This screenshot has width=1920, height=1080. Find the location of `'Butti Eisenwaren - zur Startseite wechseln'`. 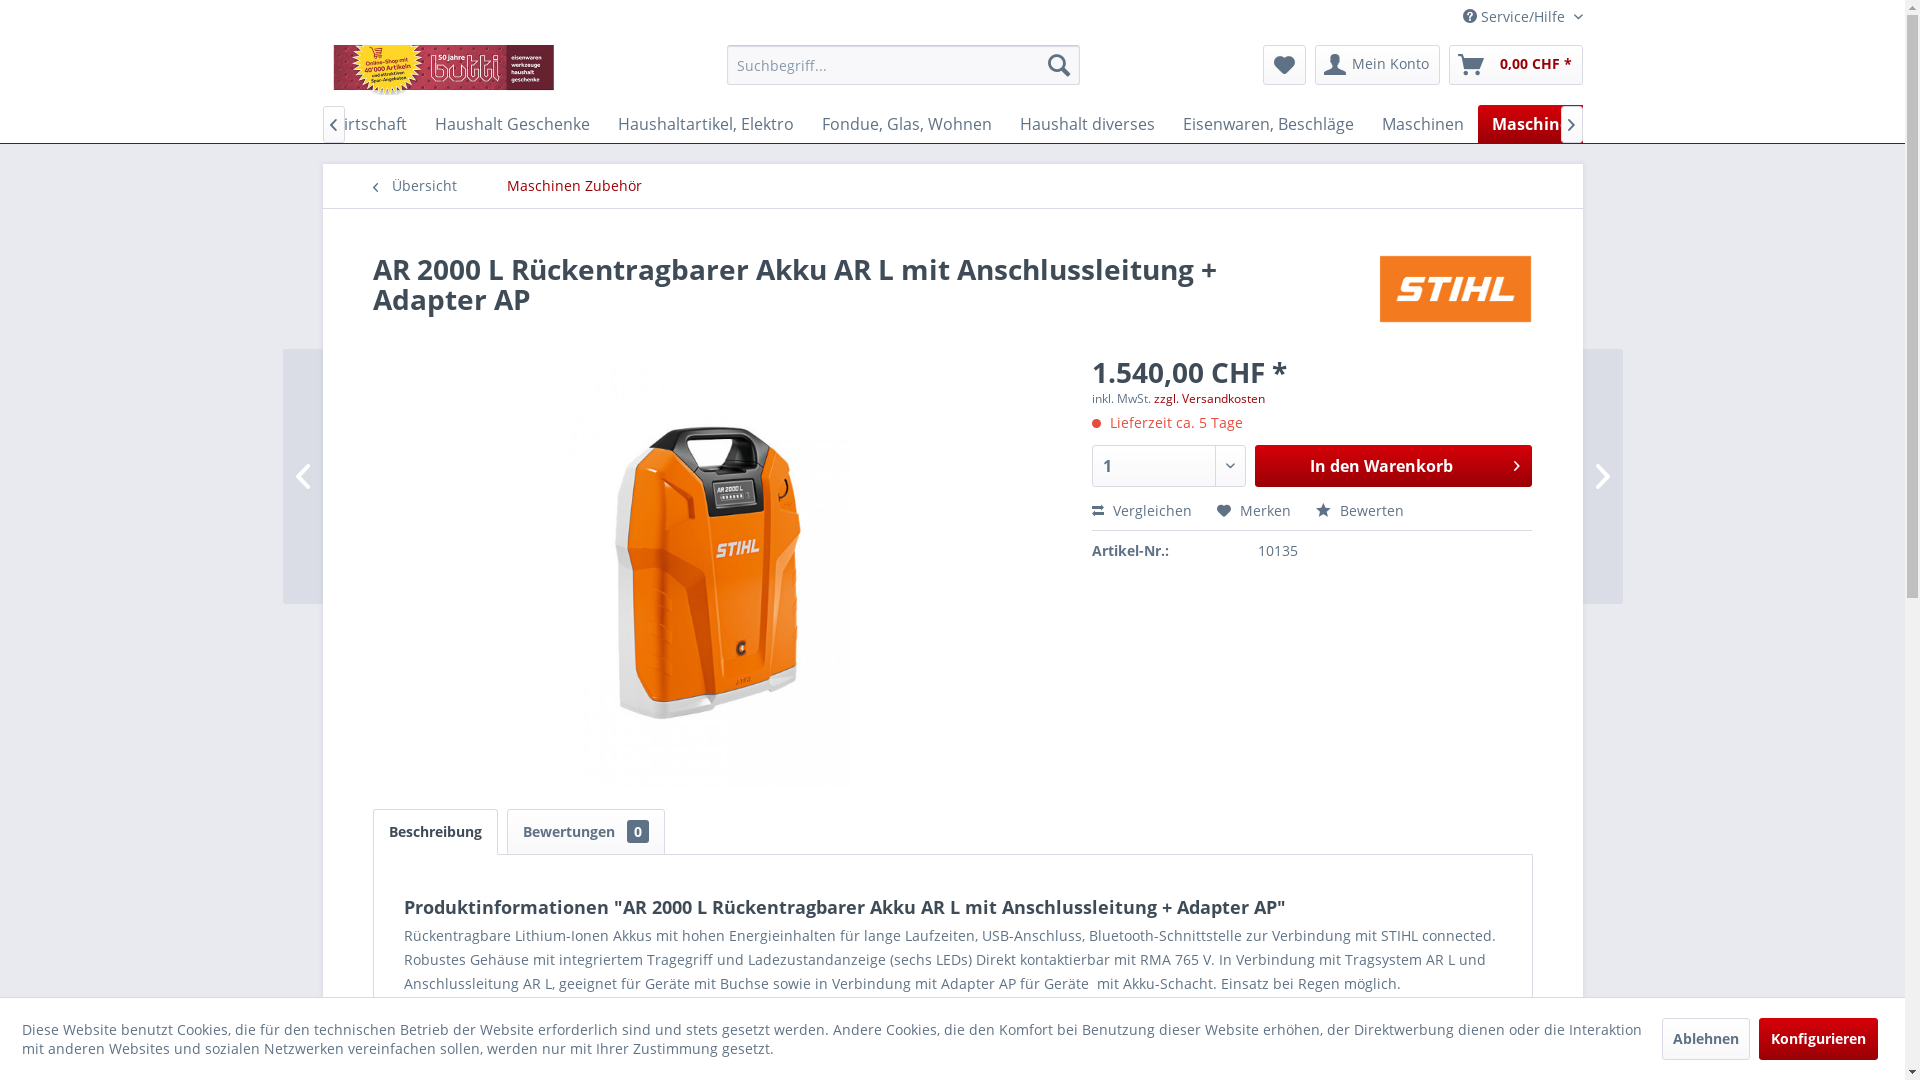

'Butti Eisenwaren - zur Startseite wechseln' is located at coordinates (445, 68).